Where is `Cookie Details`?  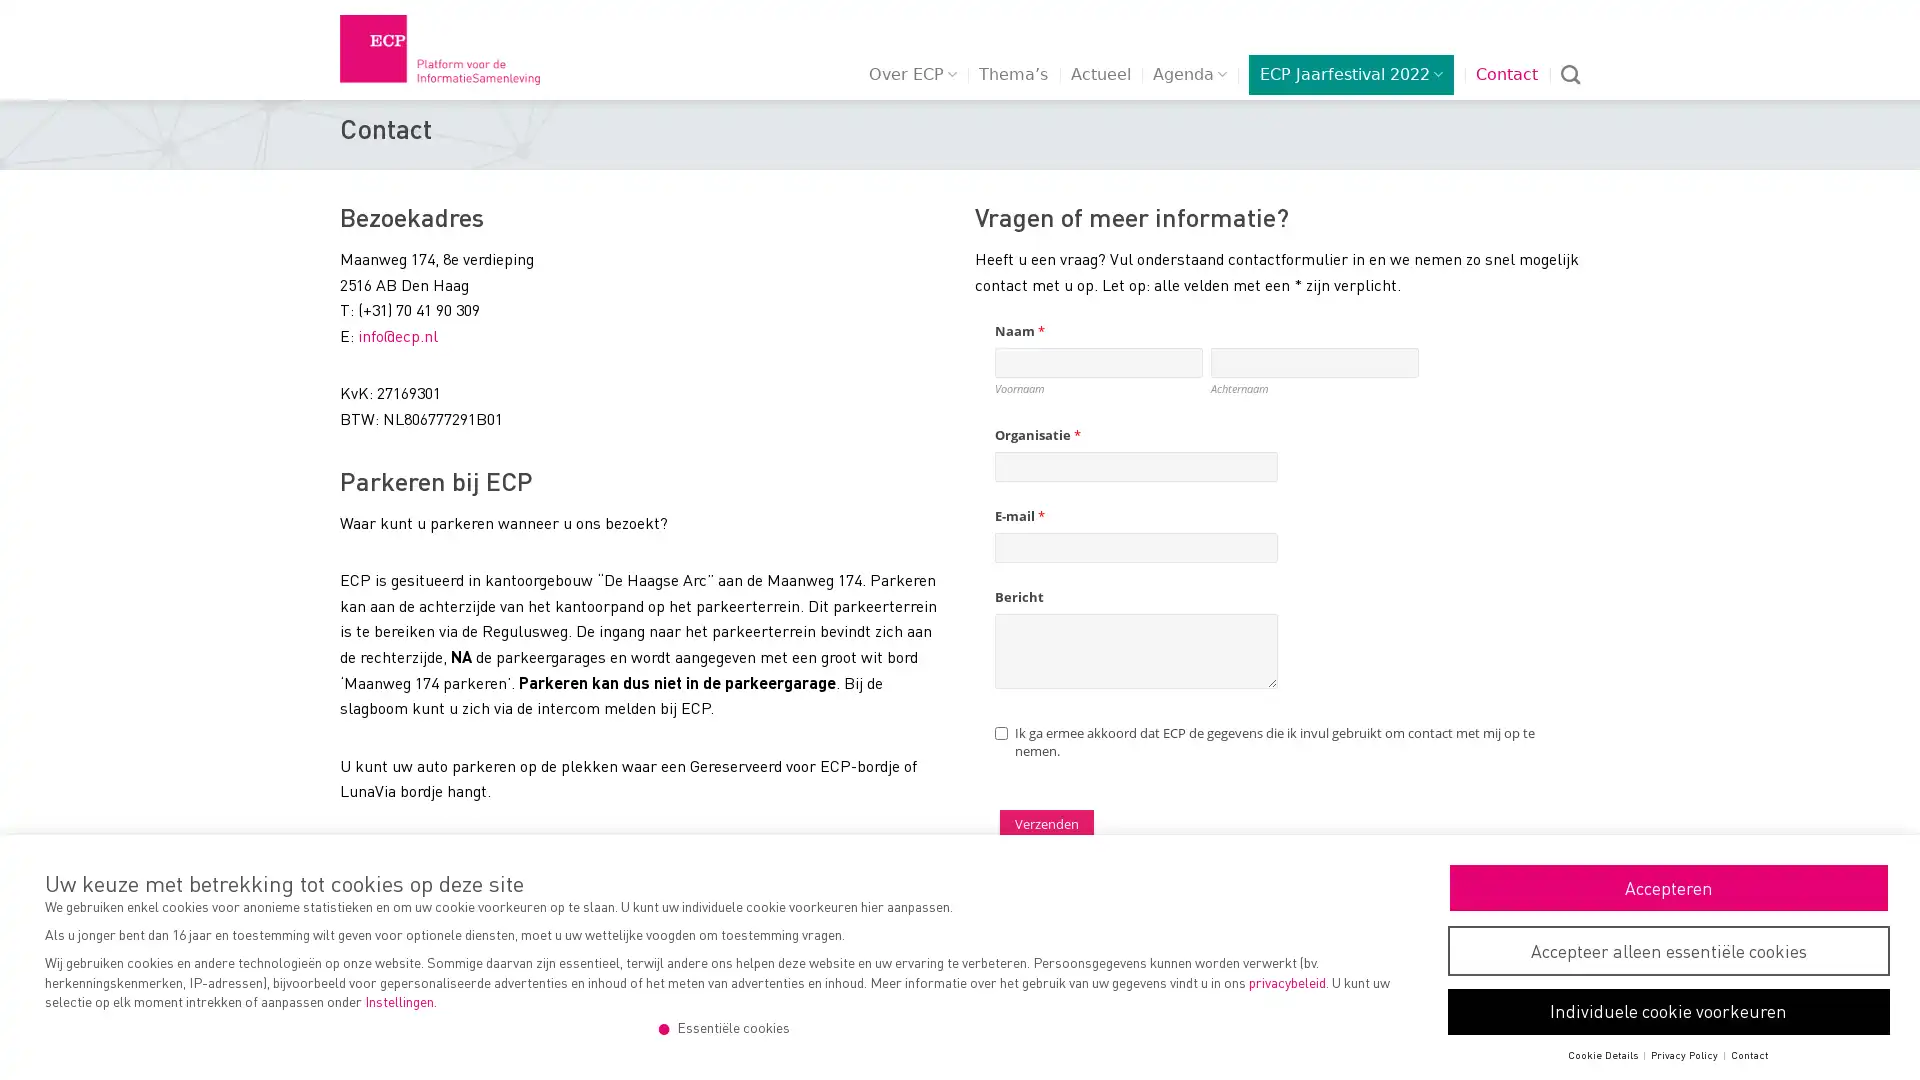
Cookie Details is located at coordinates (1604, 1053).